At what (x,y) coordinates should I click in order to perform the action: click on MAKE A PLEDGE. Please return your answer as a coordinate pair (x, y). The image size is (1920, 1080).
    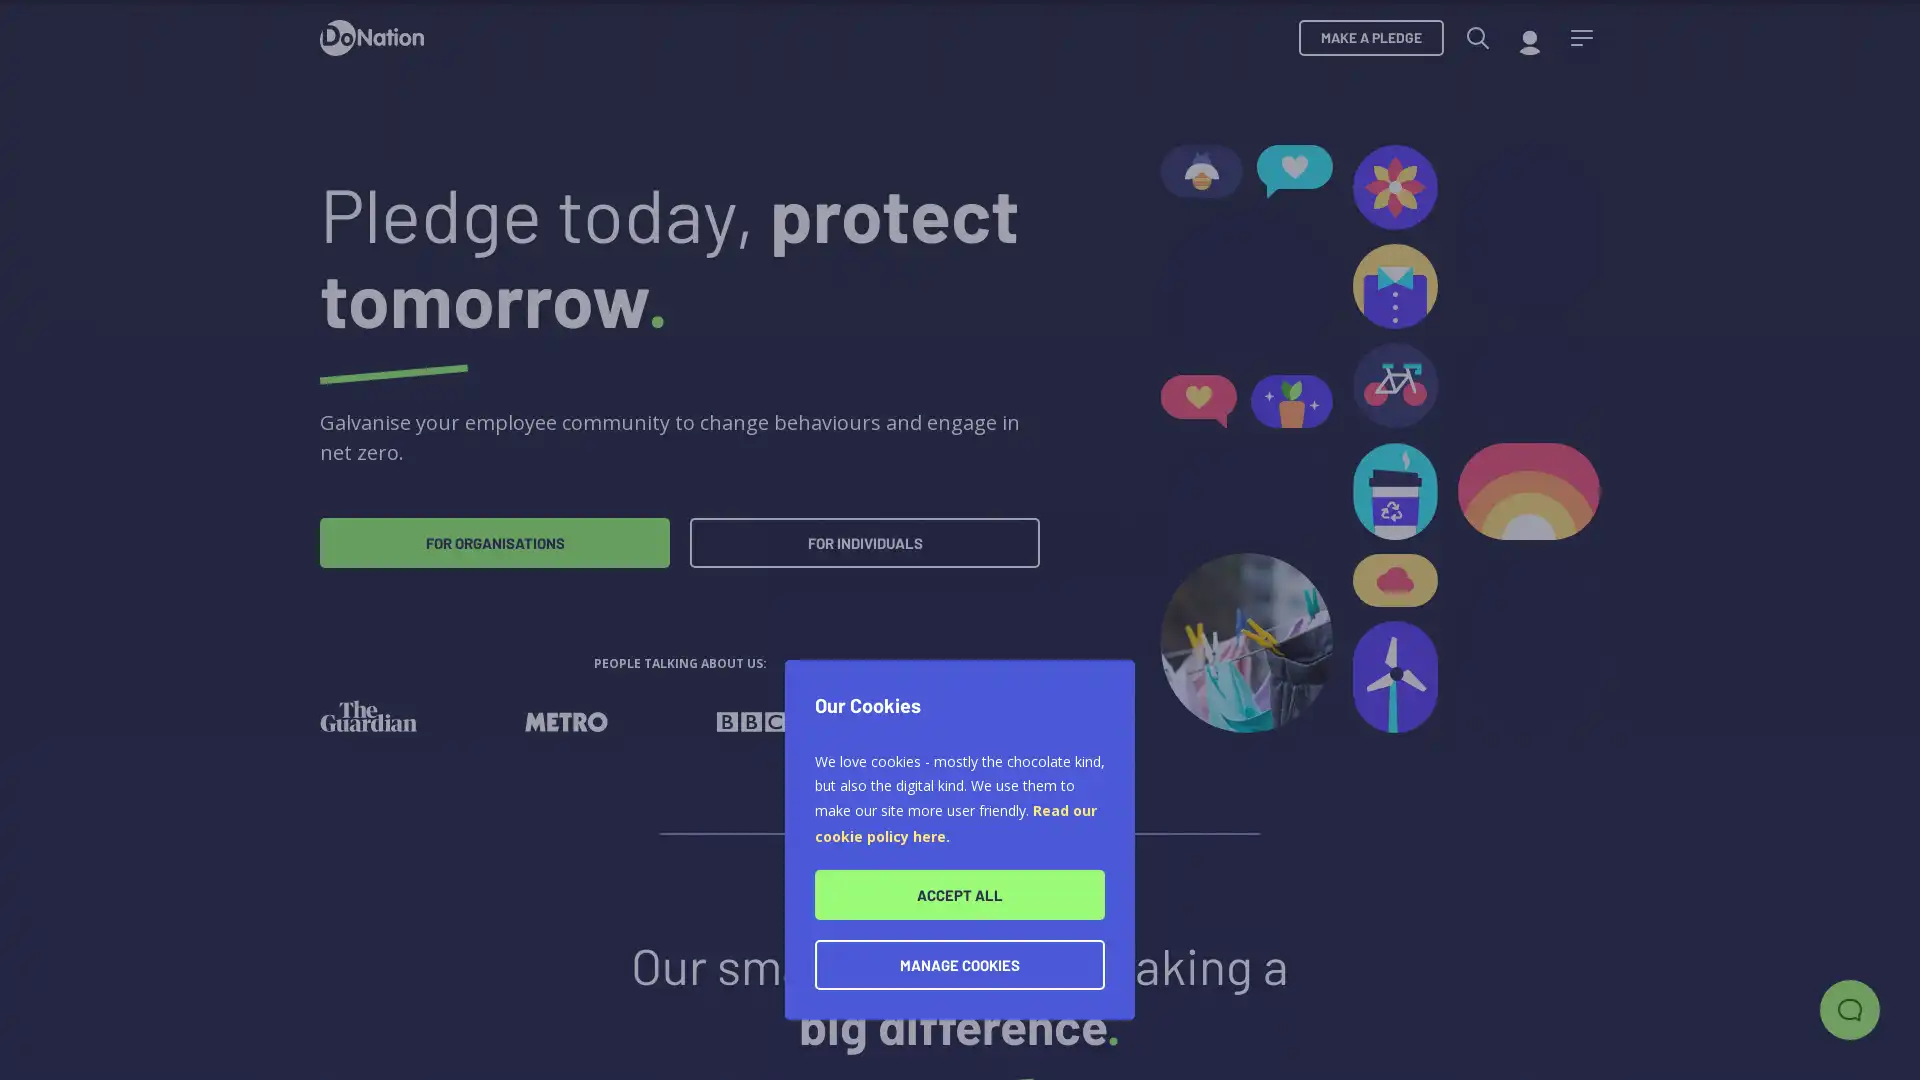
    Looking at the image, I should click on (1370, 38).